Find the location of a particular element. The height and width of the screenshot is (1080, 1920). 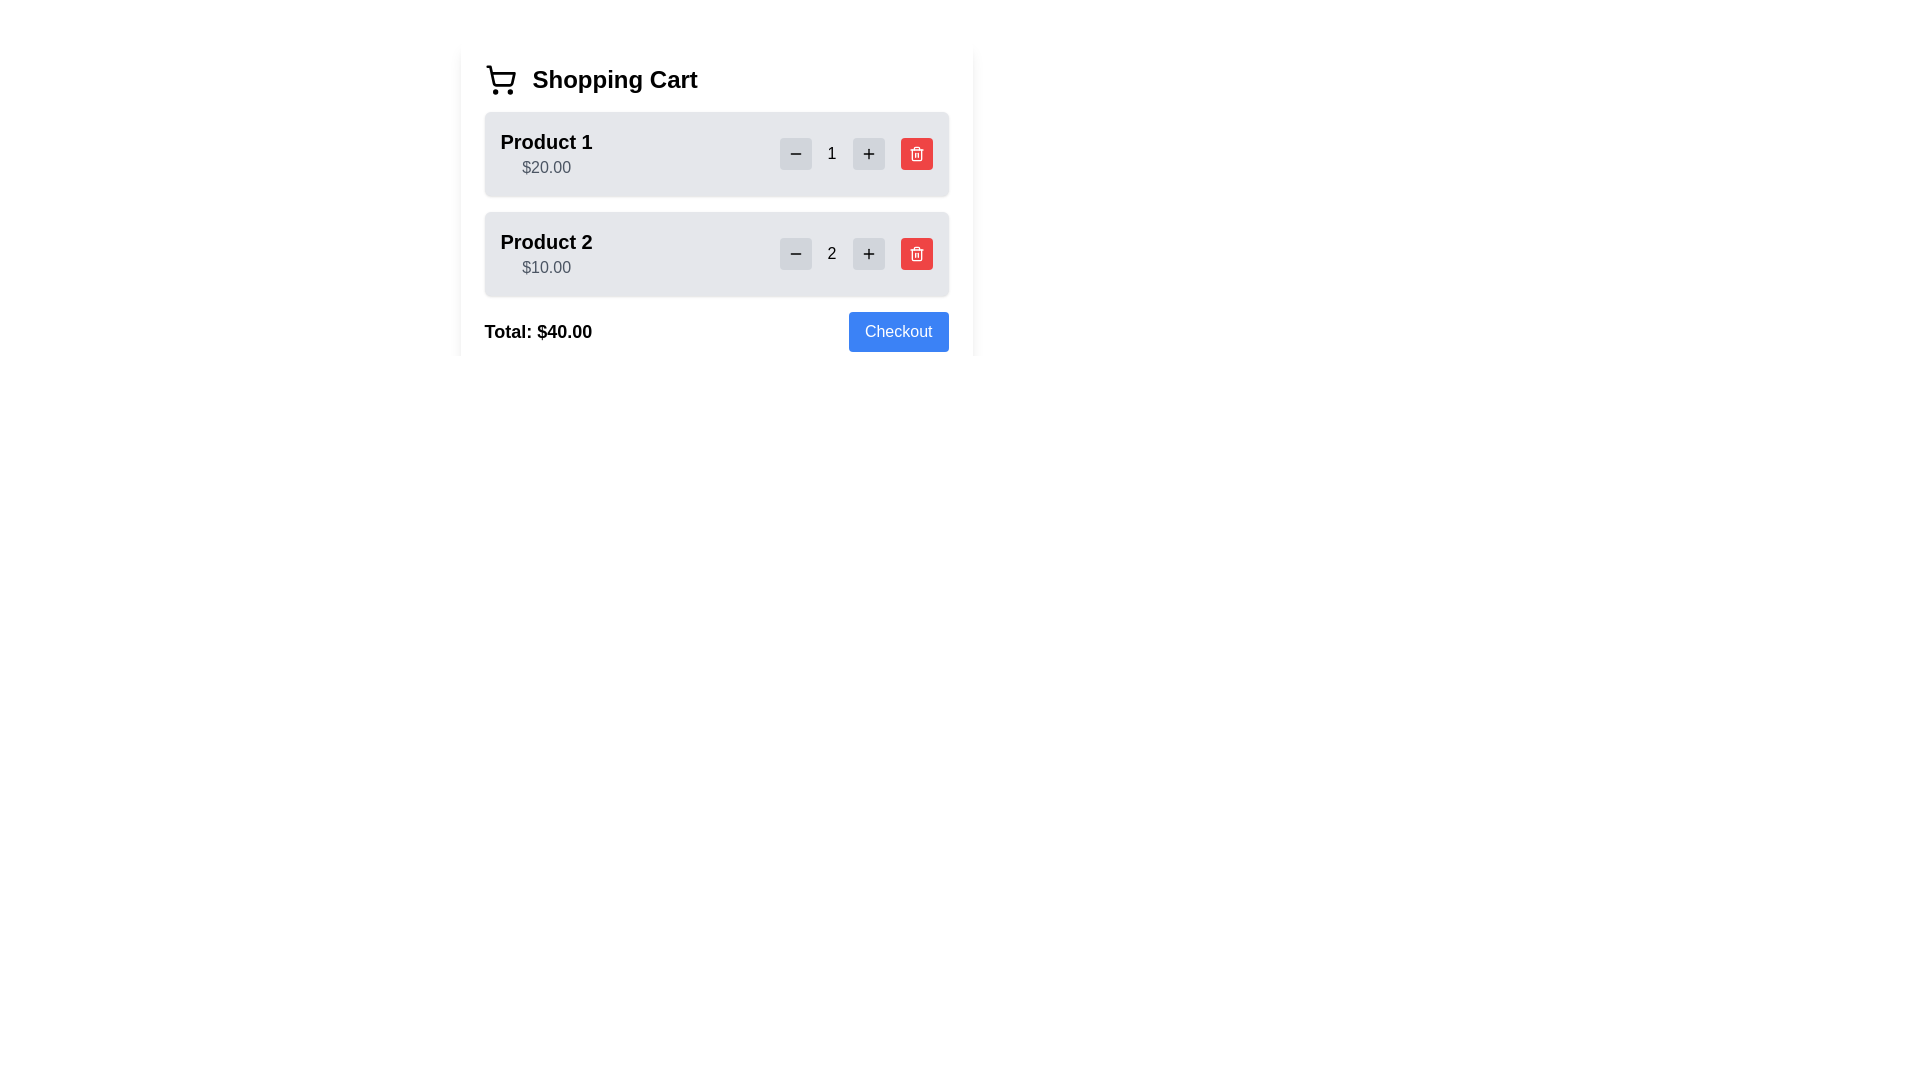

the product card representing a product in the shopping cart, which displays the product's name, price, and quantity controls is located at coordinates (716, 253).